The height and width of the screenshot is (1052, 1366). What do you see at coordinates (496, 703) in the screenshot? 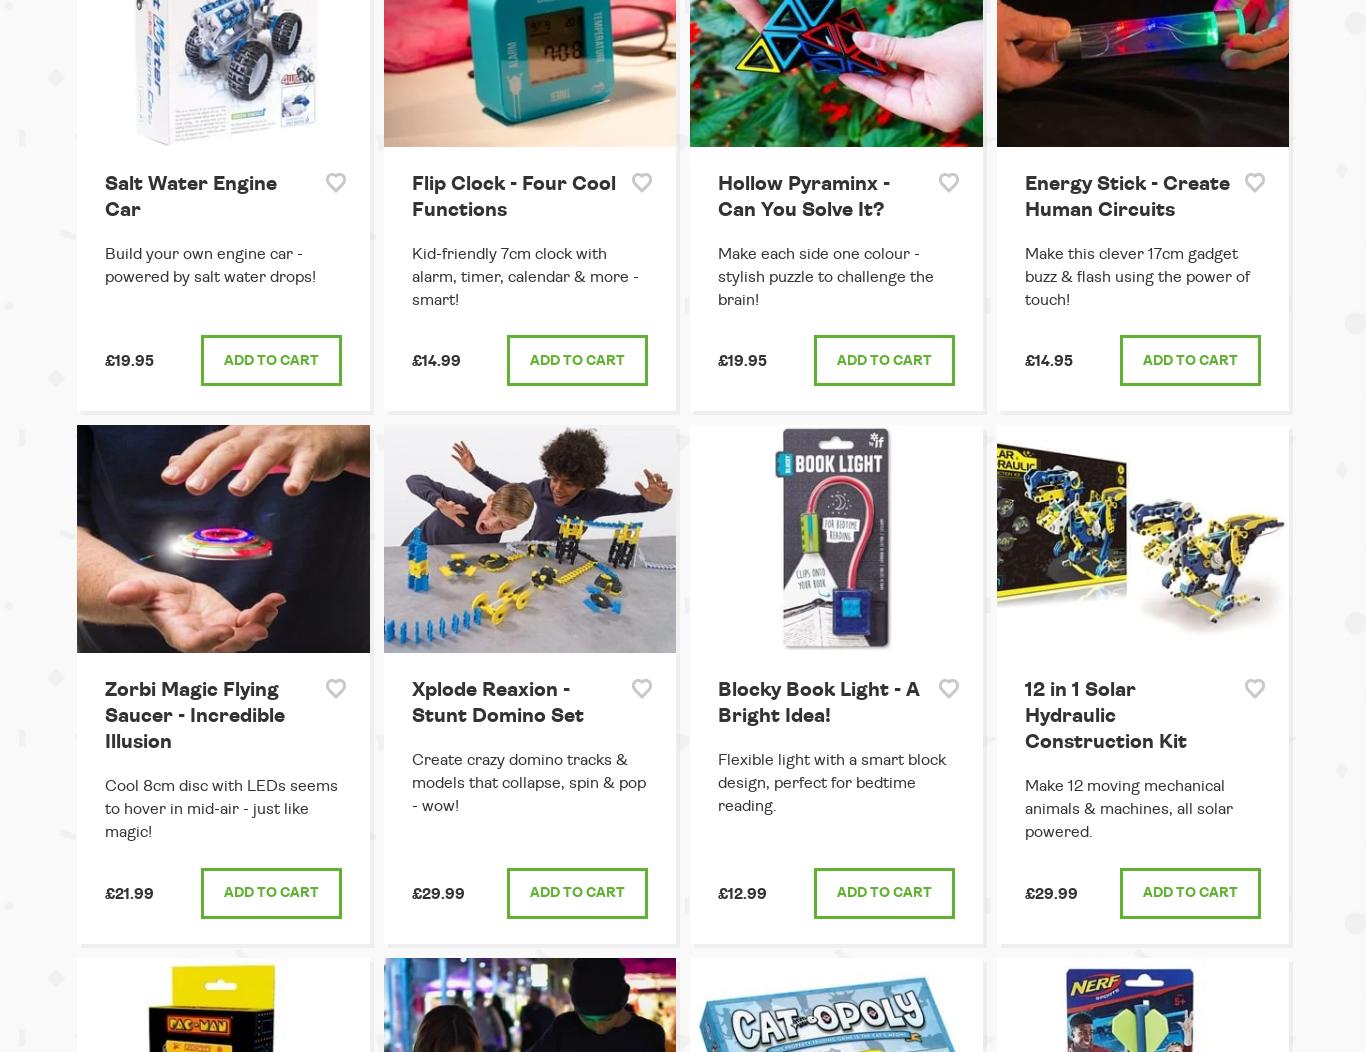
I see `'Xplode Reaxion - Stunt Domino Set'` at bounding box center [496, 703].